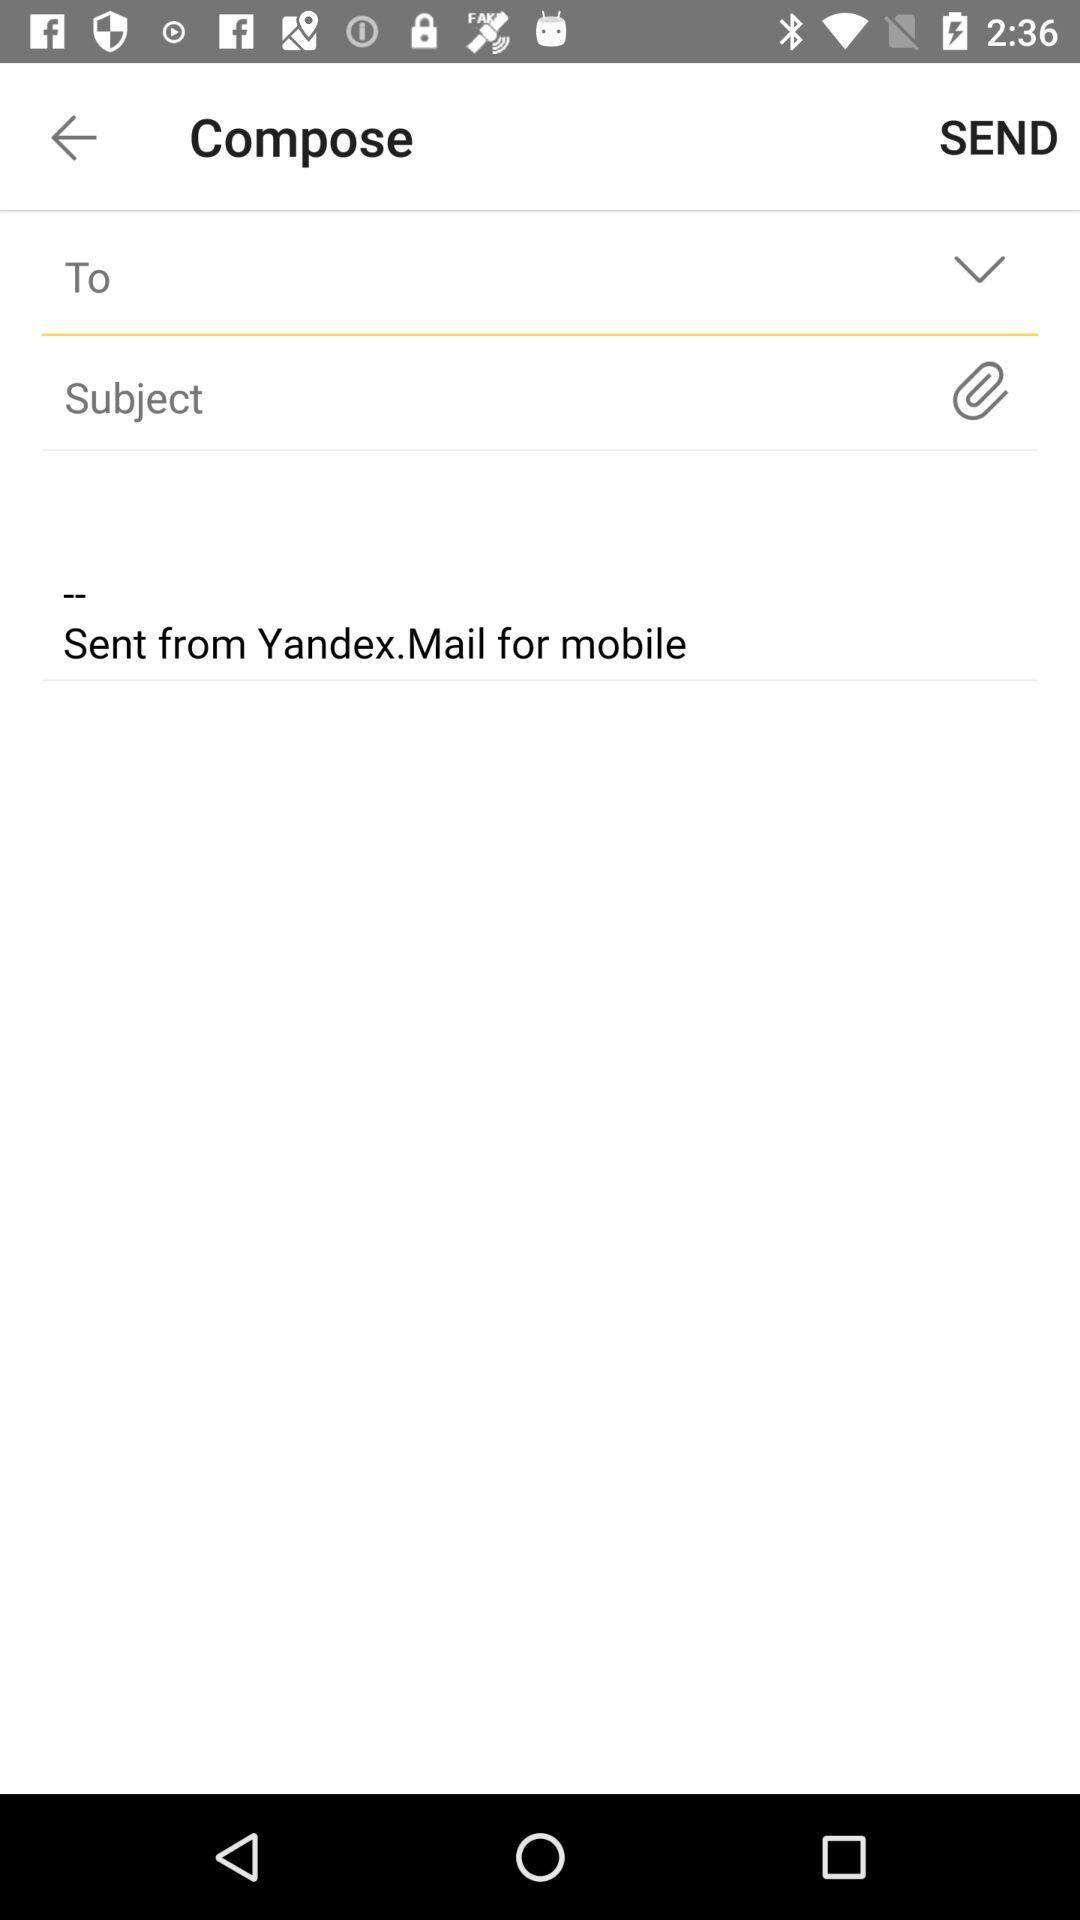 The width and height of the screenshot is (1080, 1920). I want to click on the attach_file icon, so click(978, 390).